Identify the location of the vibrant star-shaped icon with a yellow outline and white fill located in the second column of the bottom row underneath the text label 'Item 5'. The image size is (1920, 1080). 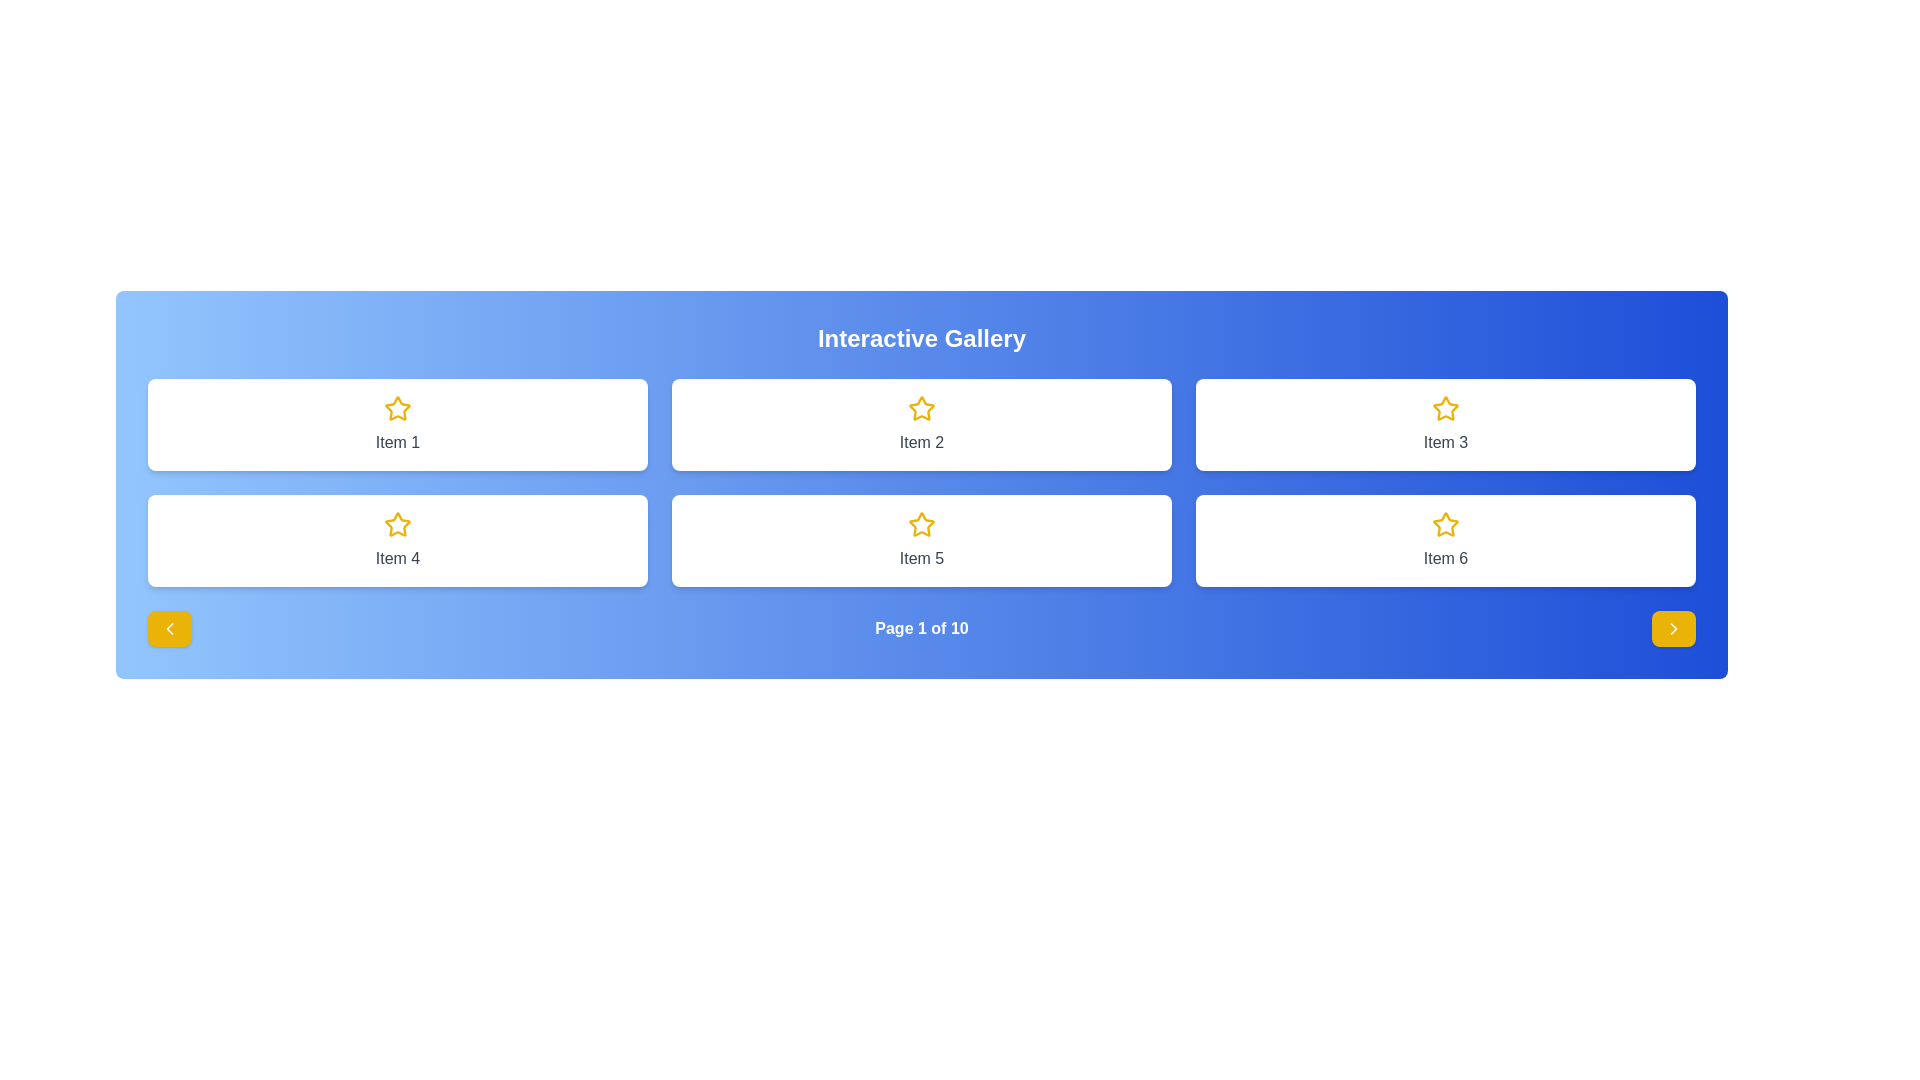
(920, 523).